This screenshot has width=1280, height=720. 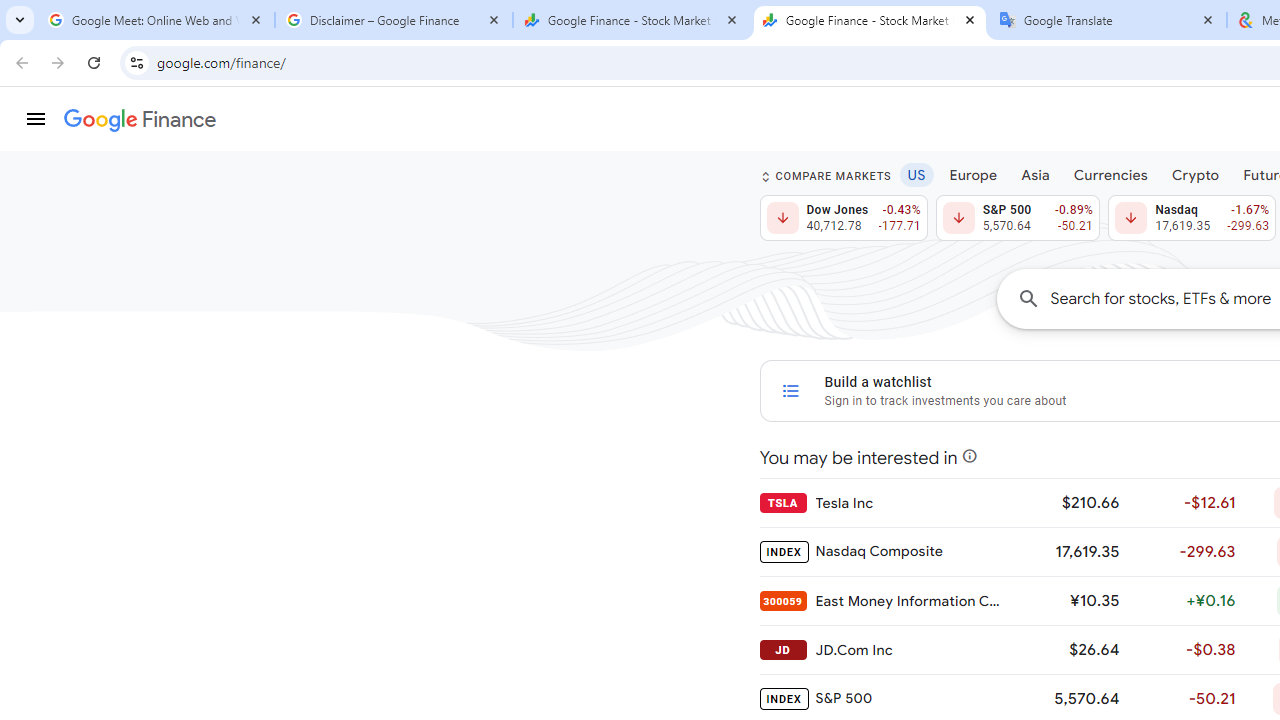 I want to click on 'Google Translate', so click(x=1107, y=20).